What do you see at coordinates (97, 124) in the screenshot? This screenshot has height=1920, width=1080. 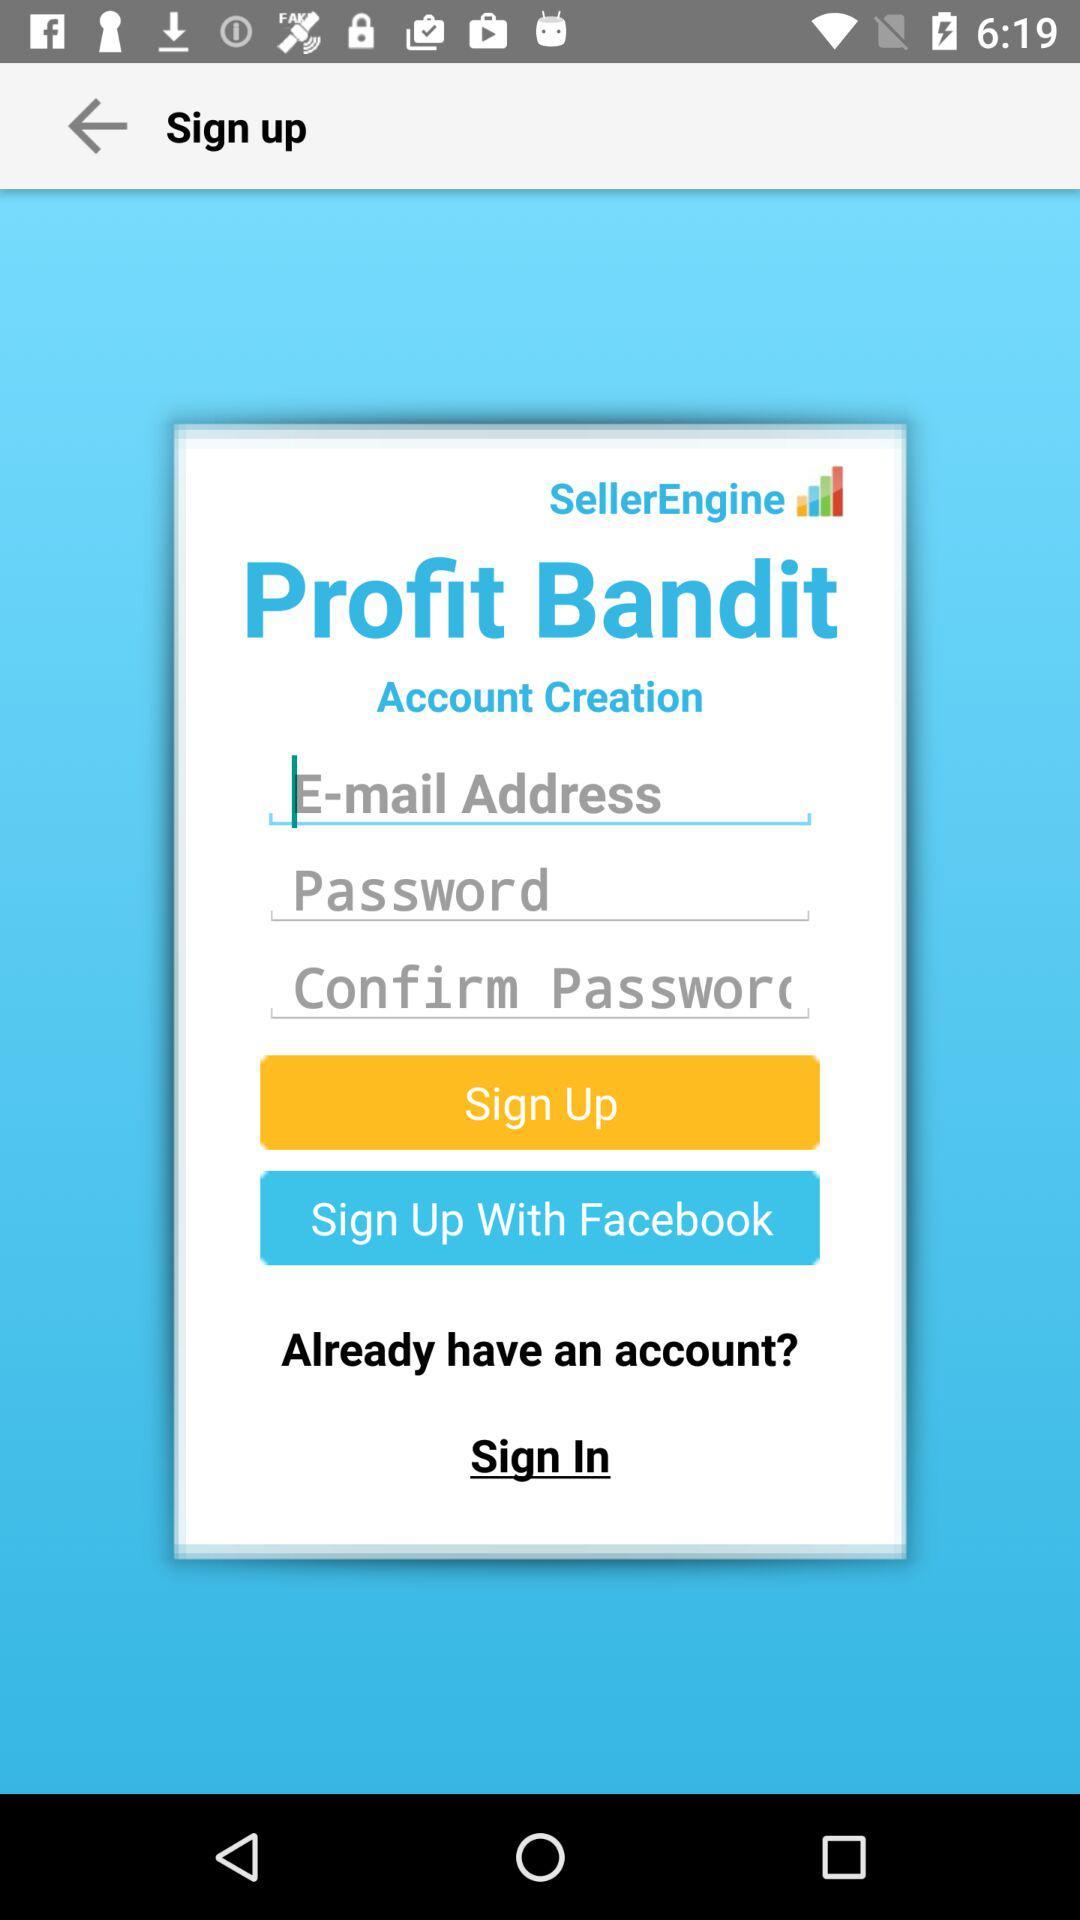 I see `the button on the top left corner of the web page` at bounding box center [97, 124].